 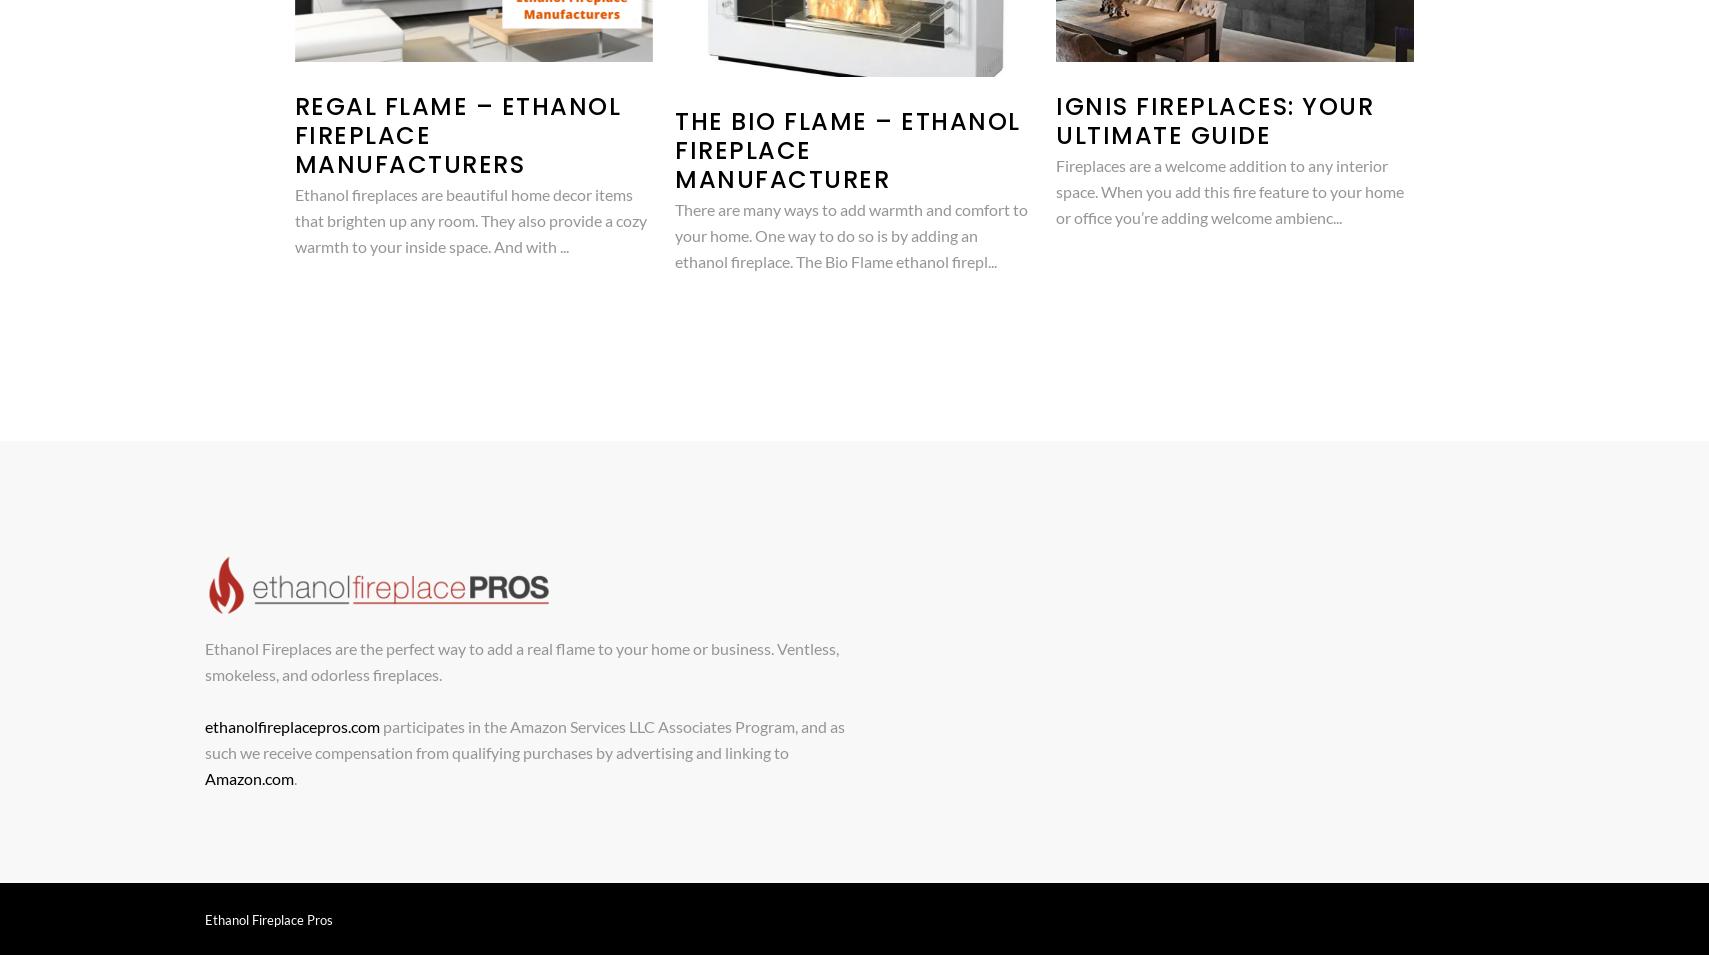 I want to click on 'Regal Flame – Ethanol Fireplace Manufacturers', so click(x=456, y=133).